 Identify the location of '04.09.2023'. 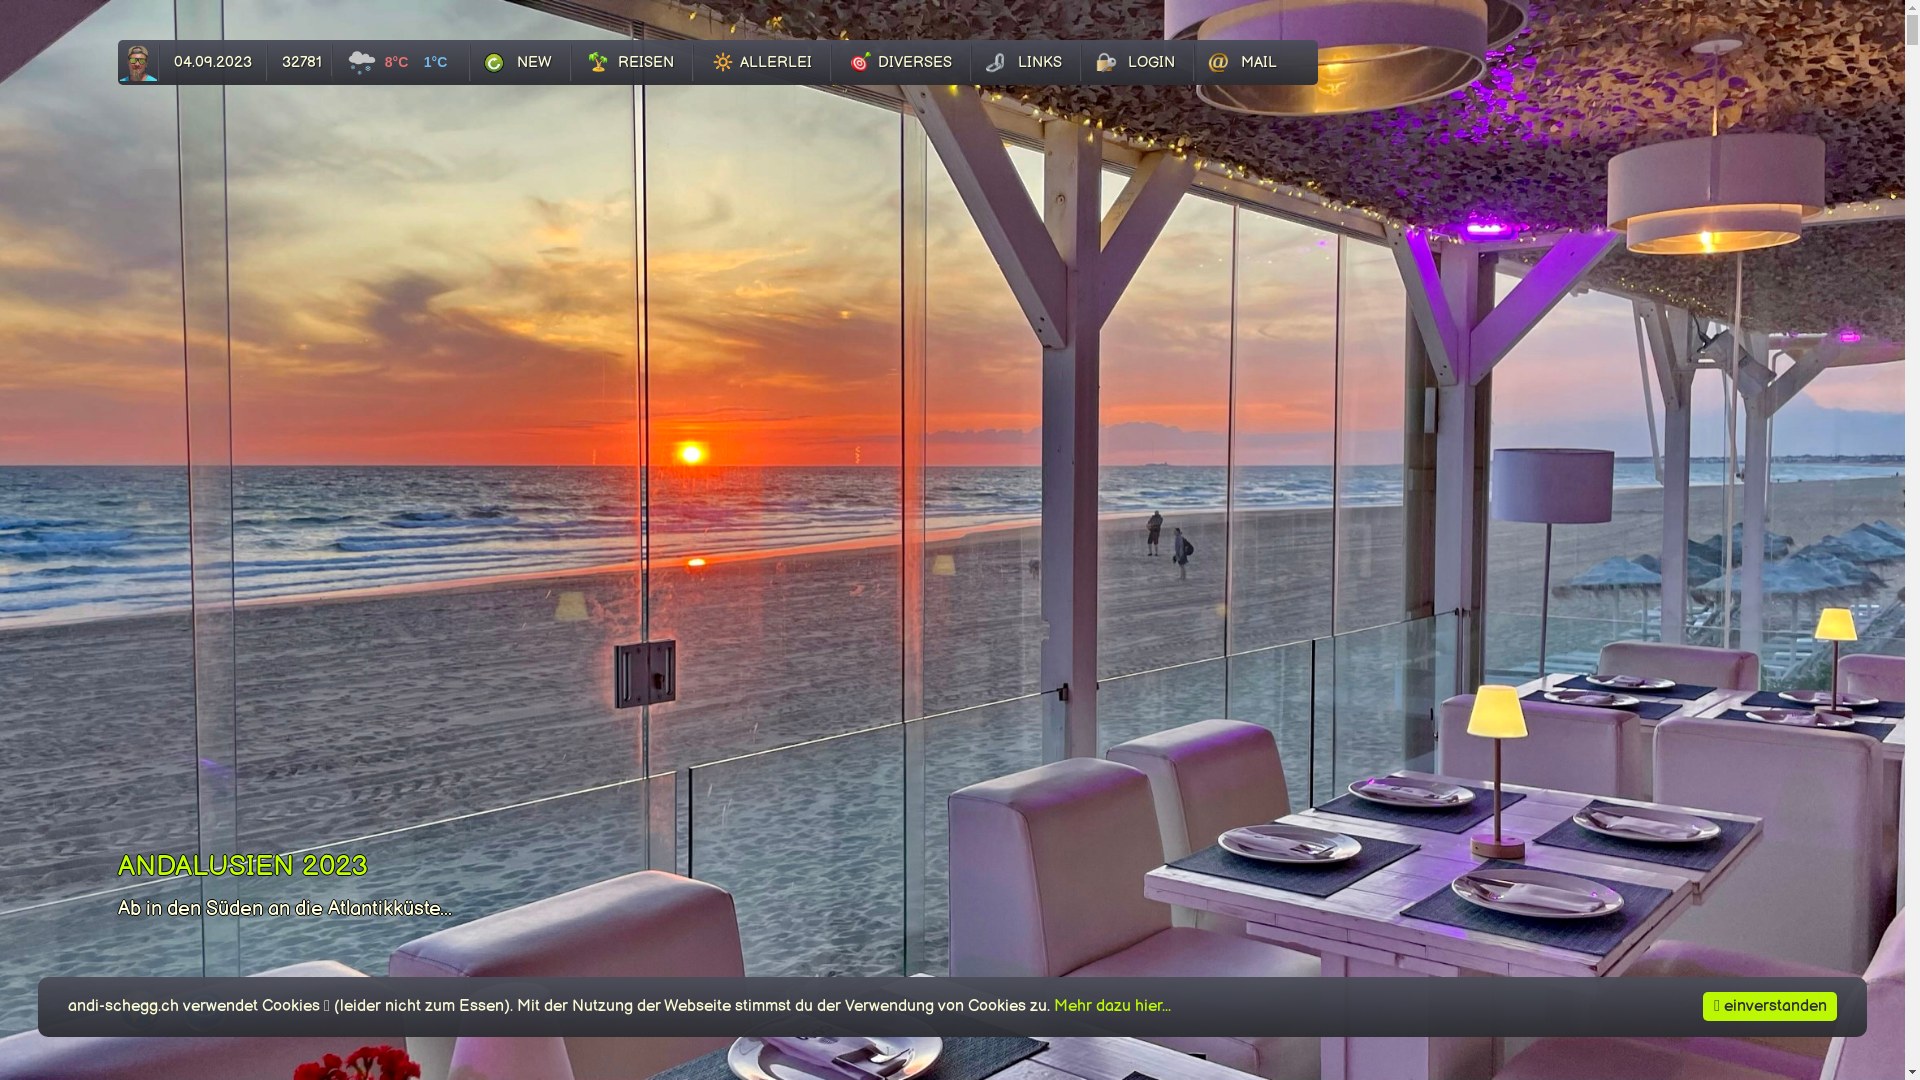
(212, 61).